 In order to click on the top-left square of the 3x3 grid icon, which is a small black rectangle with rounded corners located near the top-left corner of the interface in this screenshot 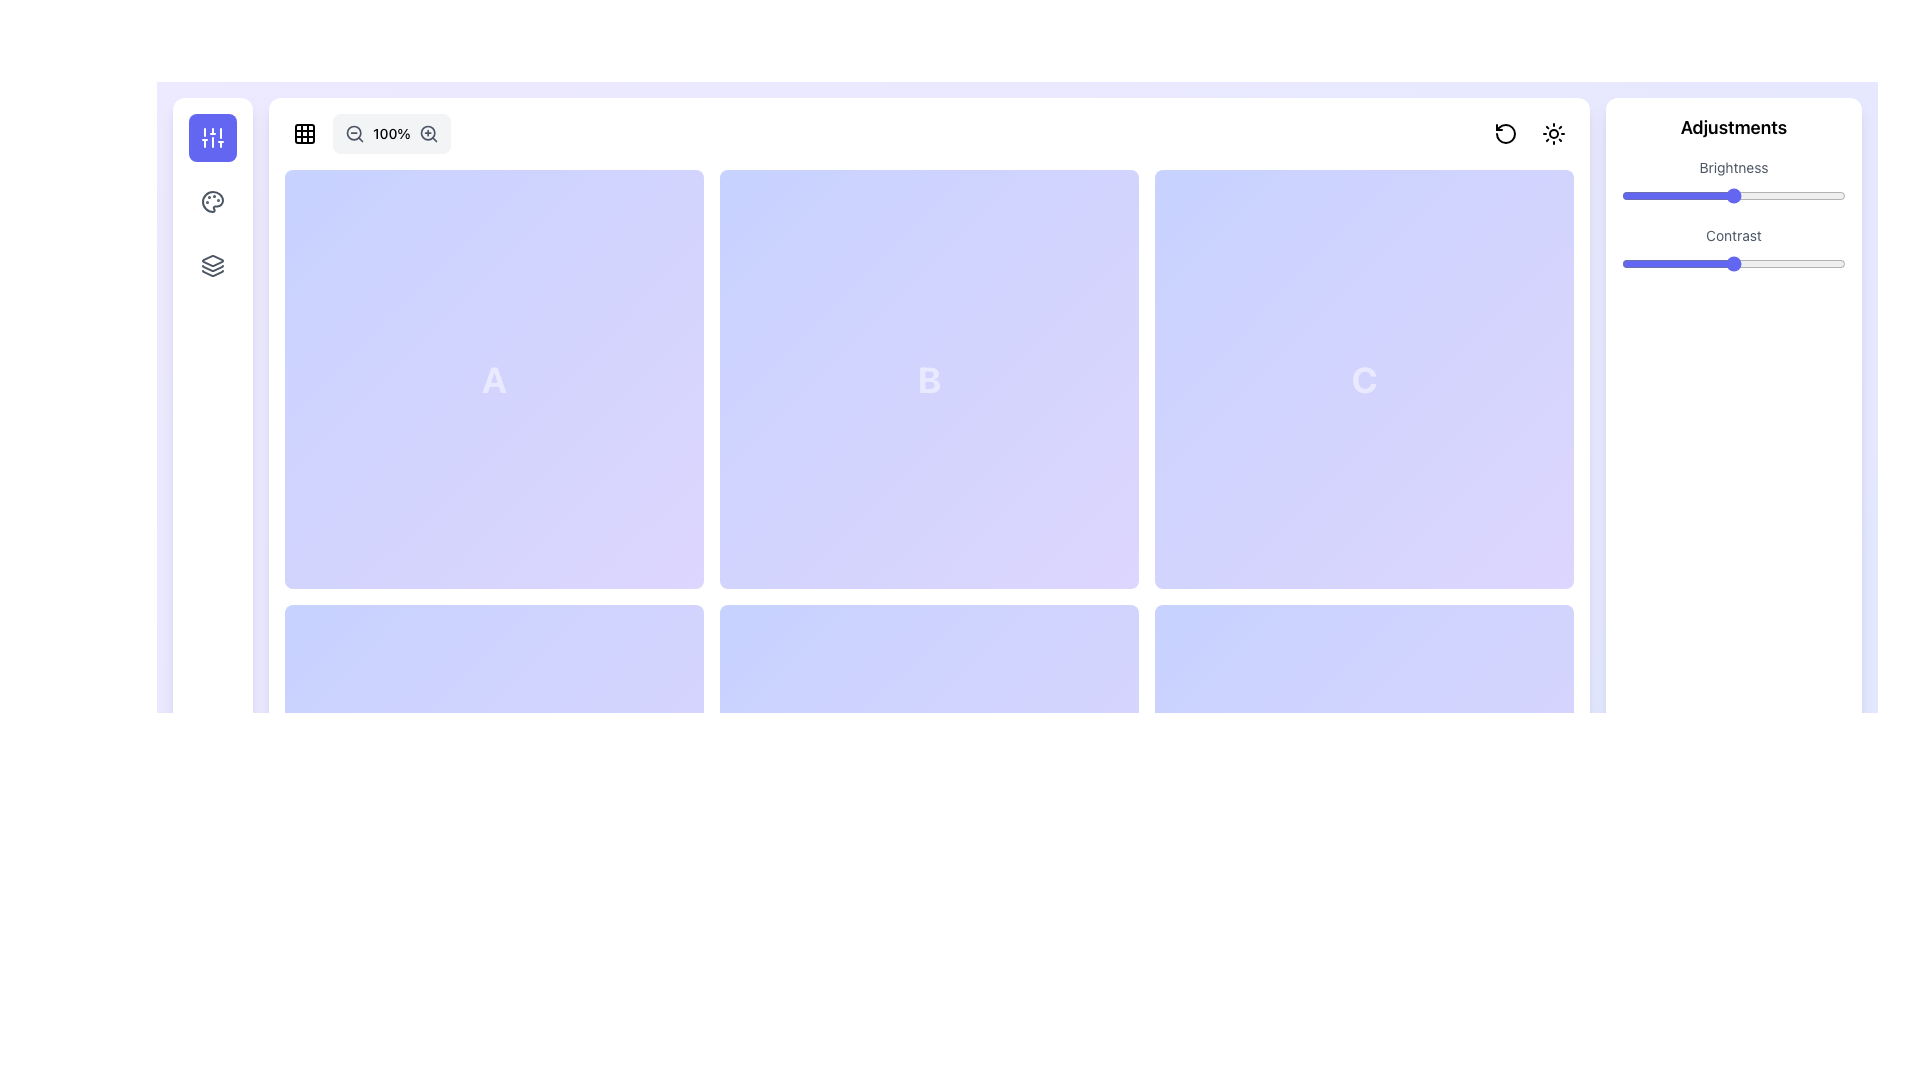, I will do `click(304, 134)`.